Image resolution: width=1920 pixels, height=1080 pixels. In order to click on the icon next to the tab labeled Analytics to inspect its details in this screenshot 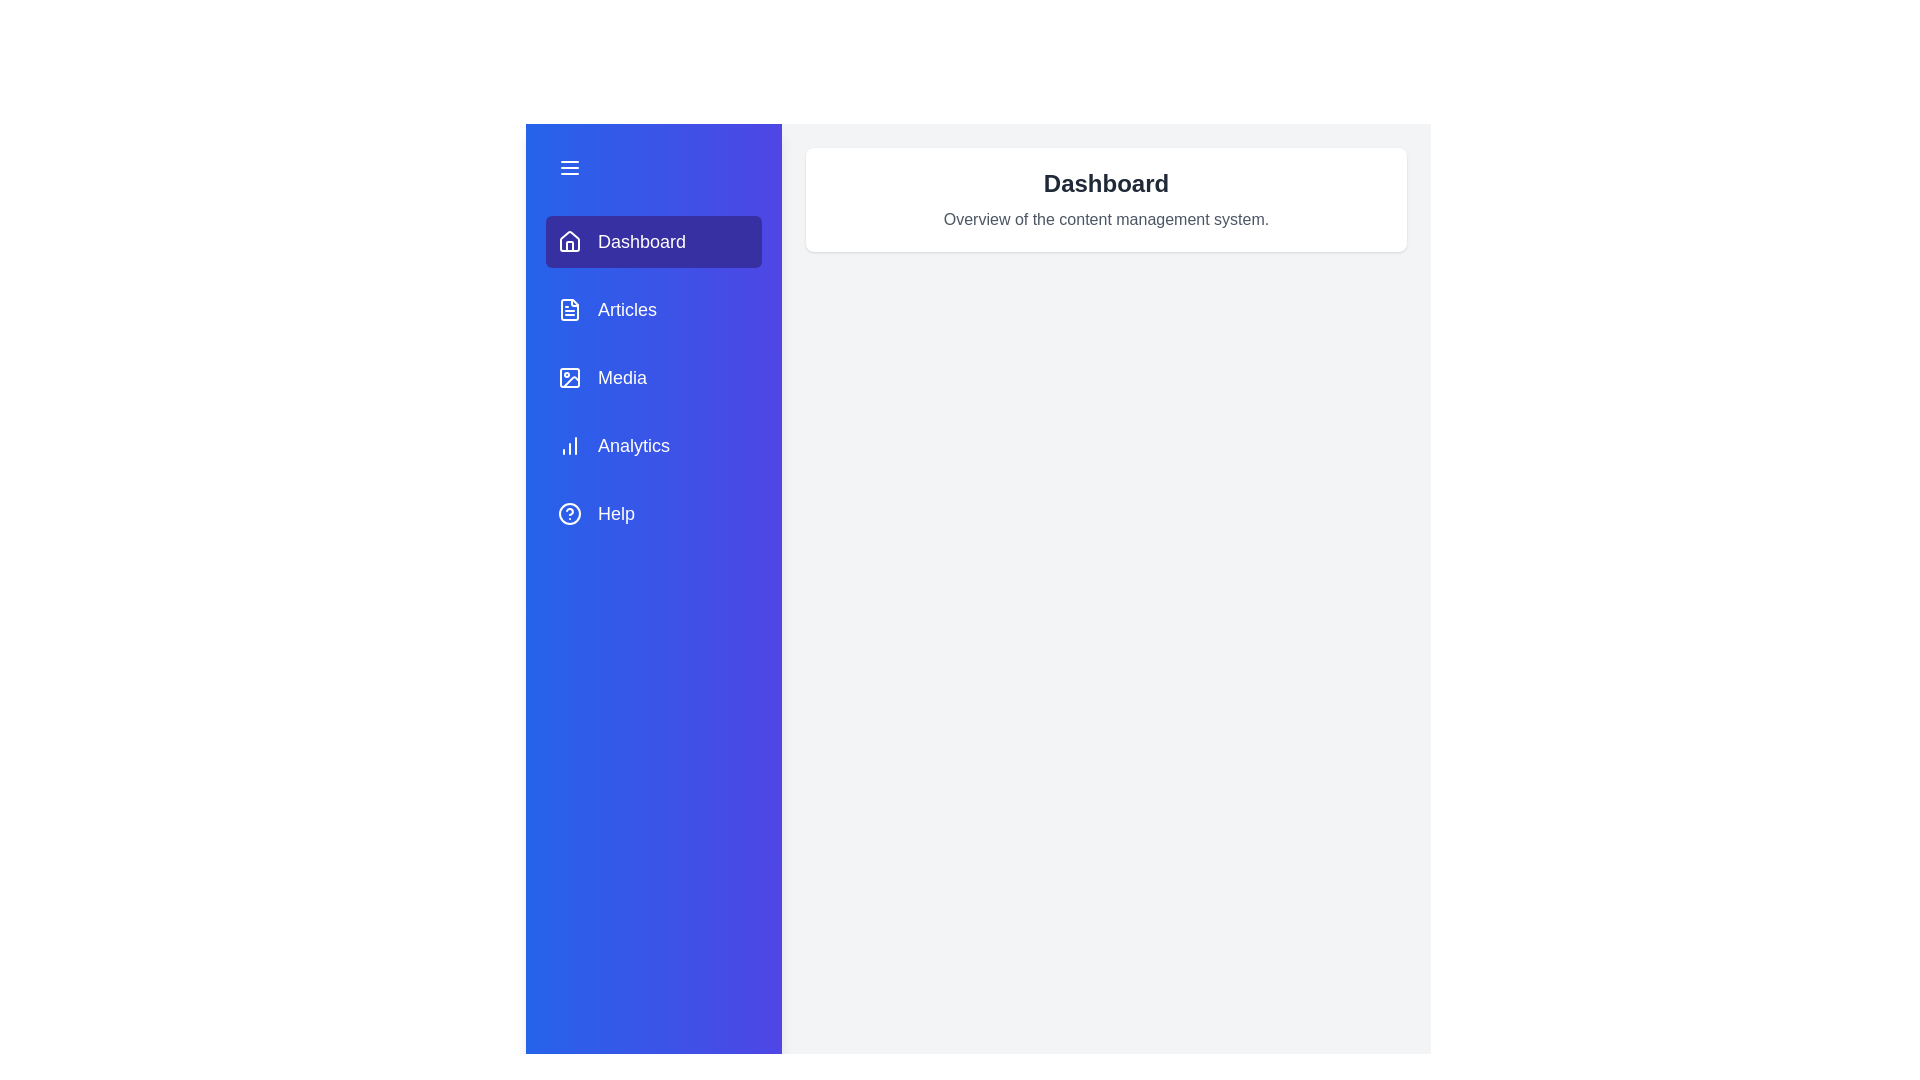, I will do `click(569, 445)`.